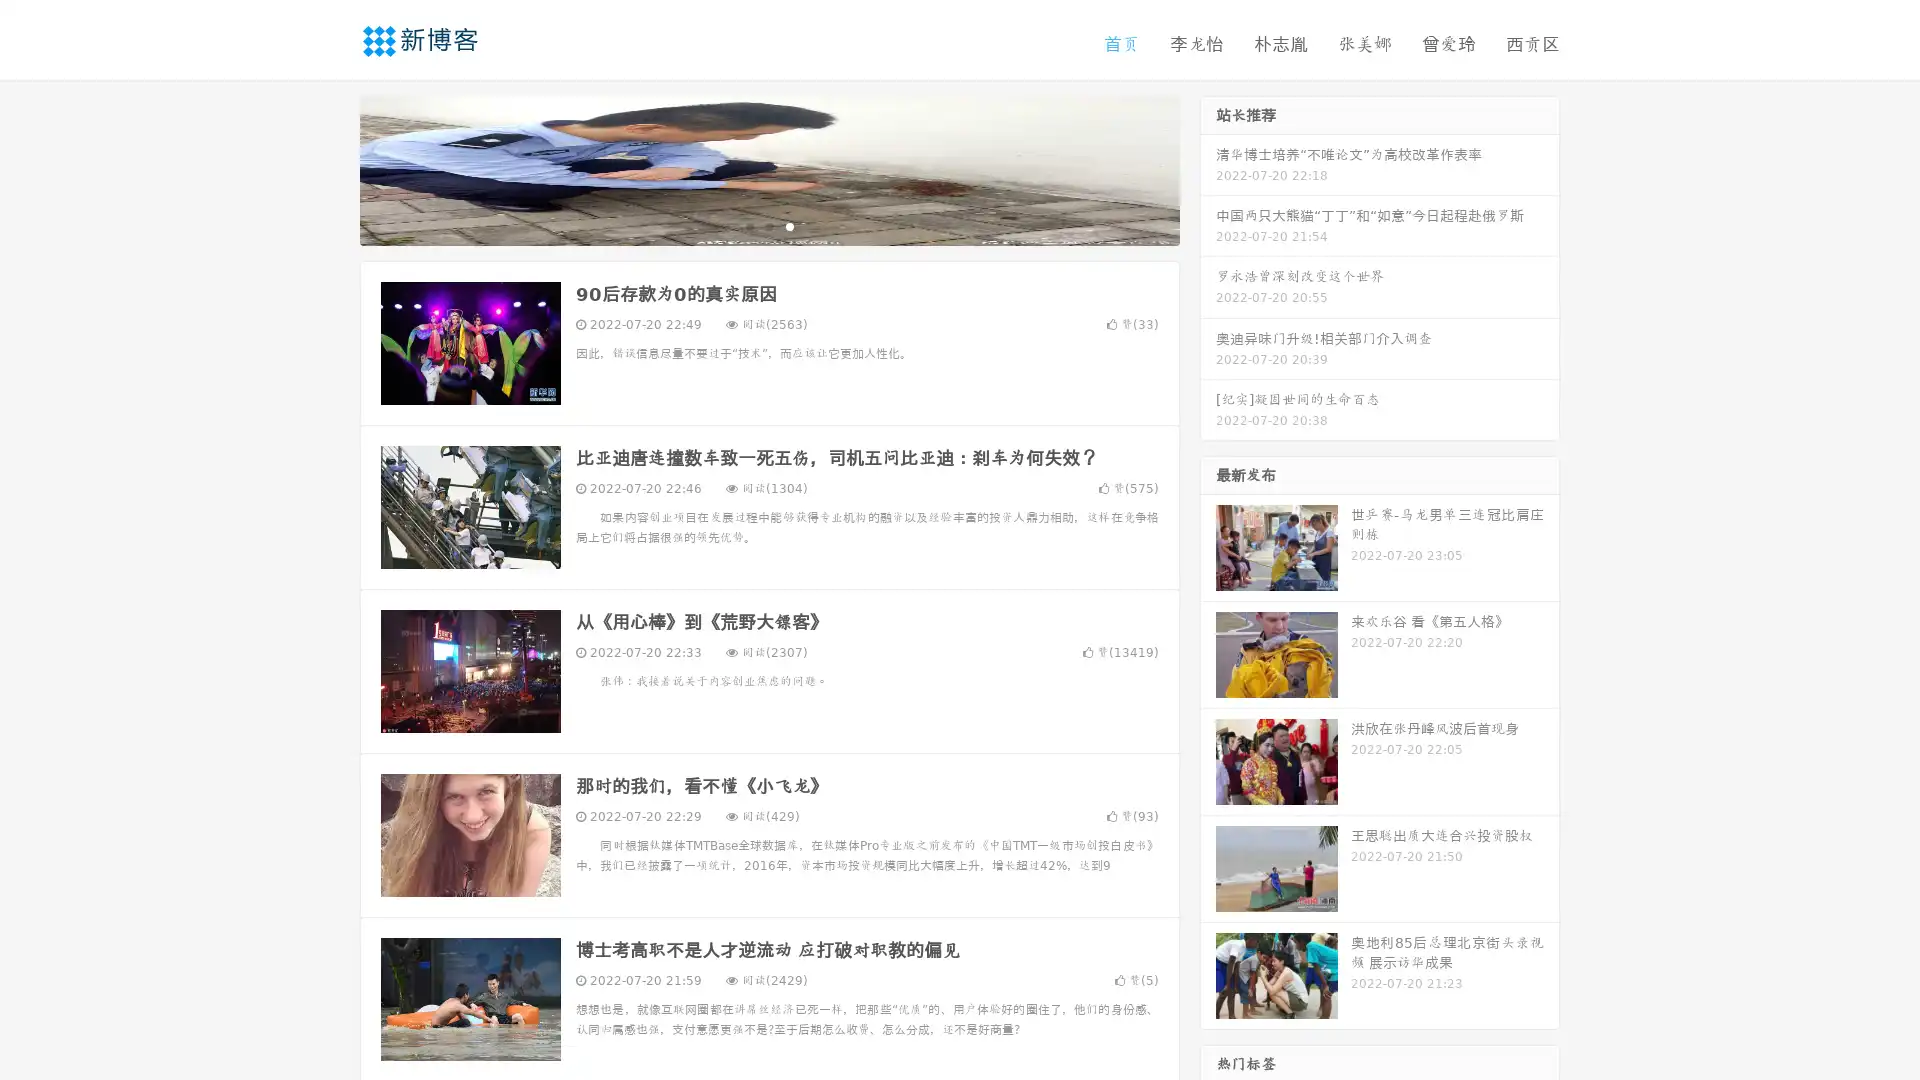 The height and width of the screenshot is (1080, 1920). I want to click on Go to slide 1, so click(748, 225).